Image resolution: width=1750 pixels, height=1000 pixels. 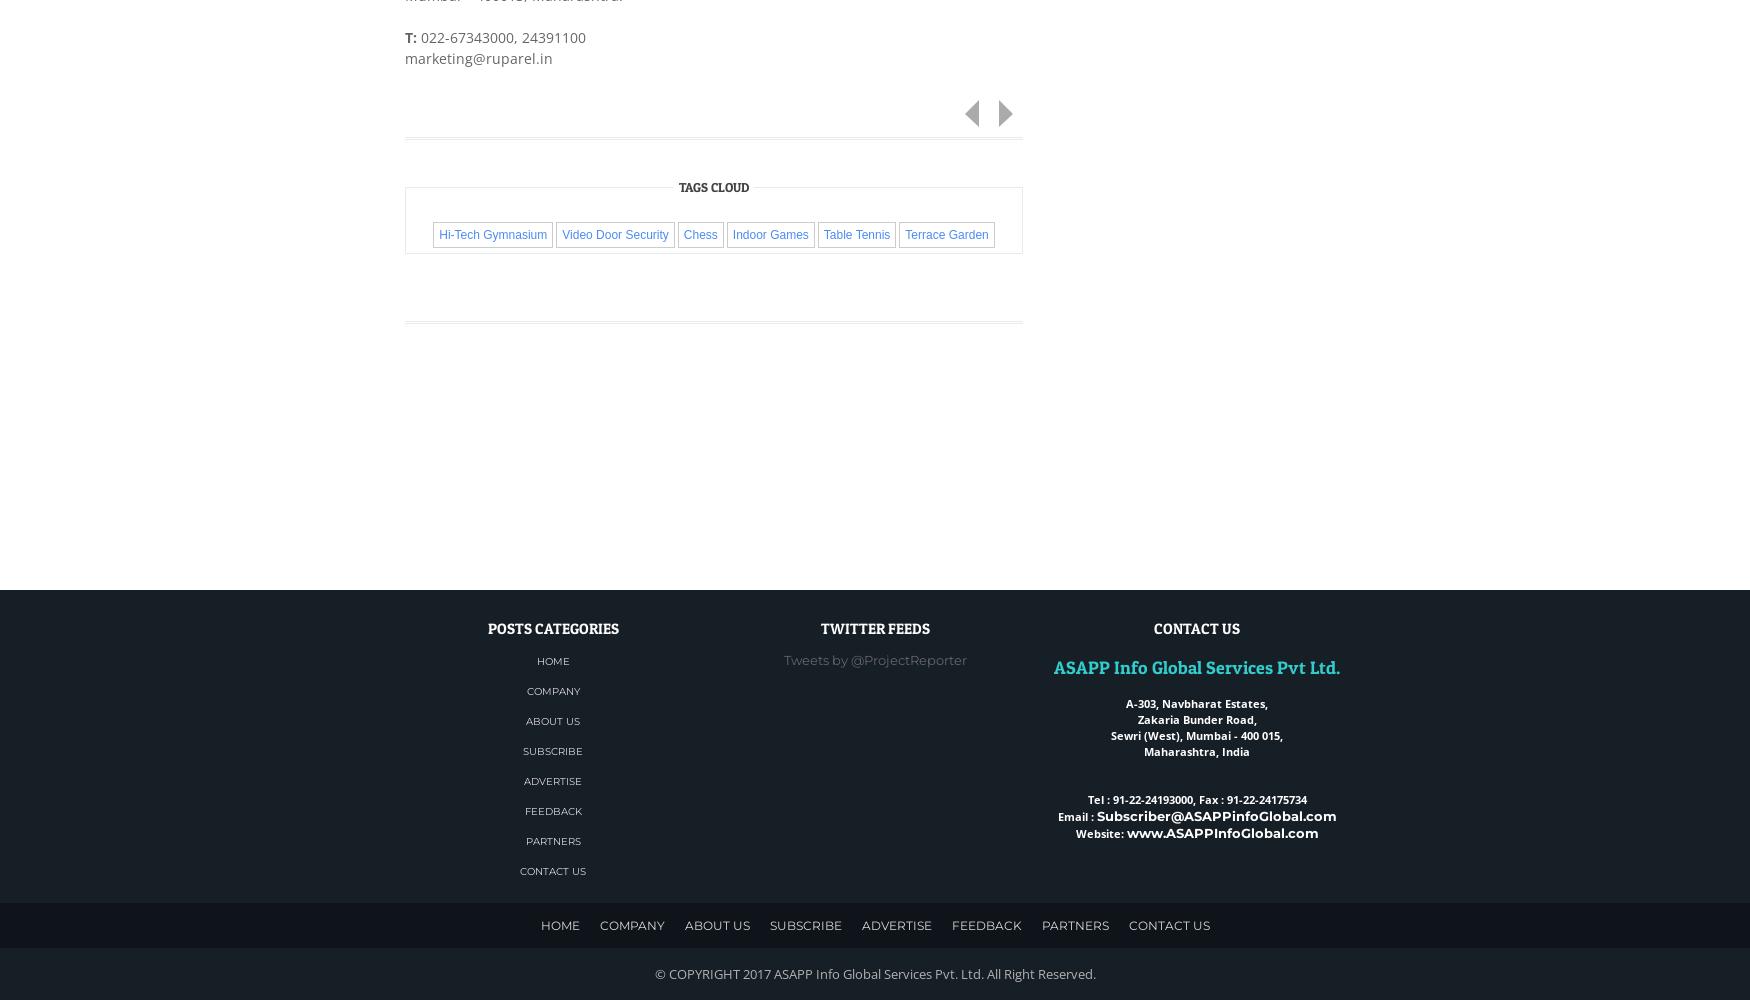 I want to click on 'Twitter Feeds', so click(x=874, y=628).